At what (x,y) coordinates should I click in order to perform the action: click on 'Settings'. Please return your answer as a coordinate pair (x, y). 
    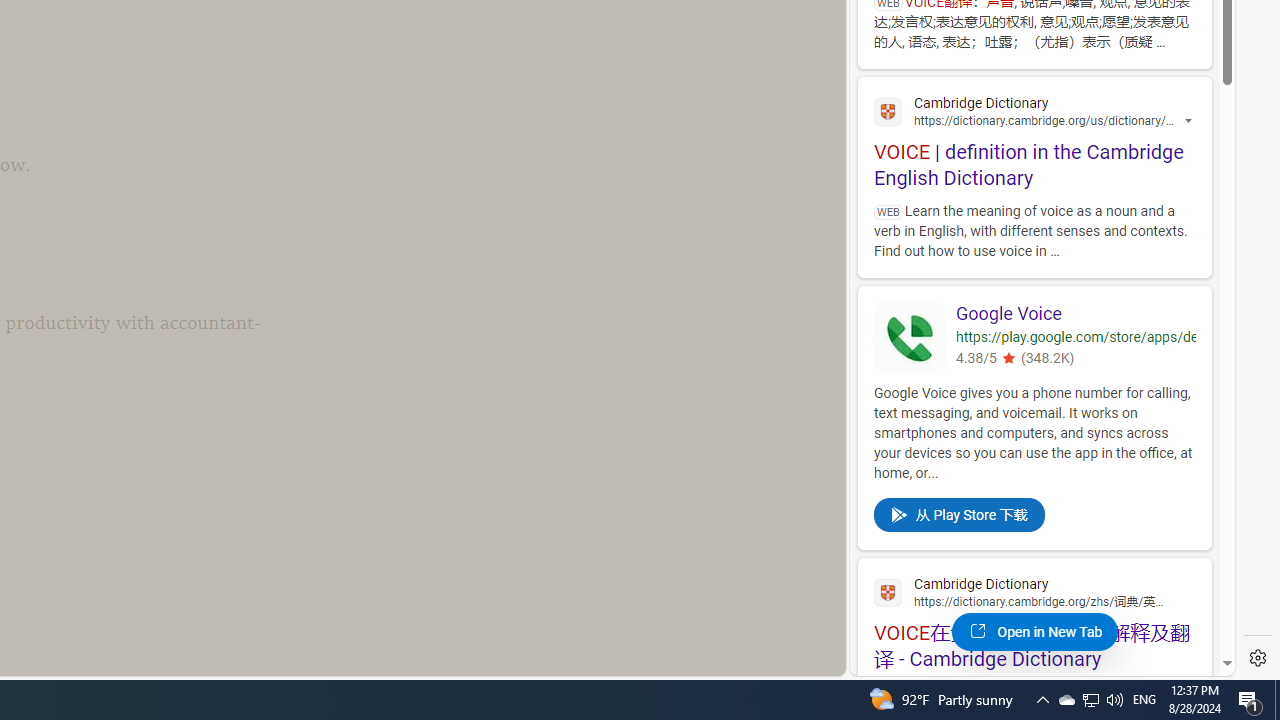
    Looking at the image, I should click on (1257, 658).